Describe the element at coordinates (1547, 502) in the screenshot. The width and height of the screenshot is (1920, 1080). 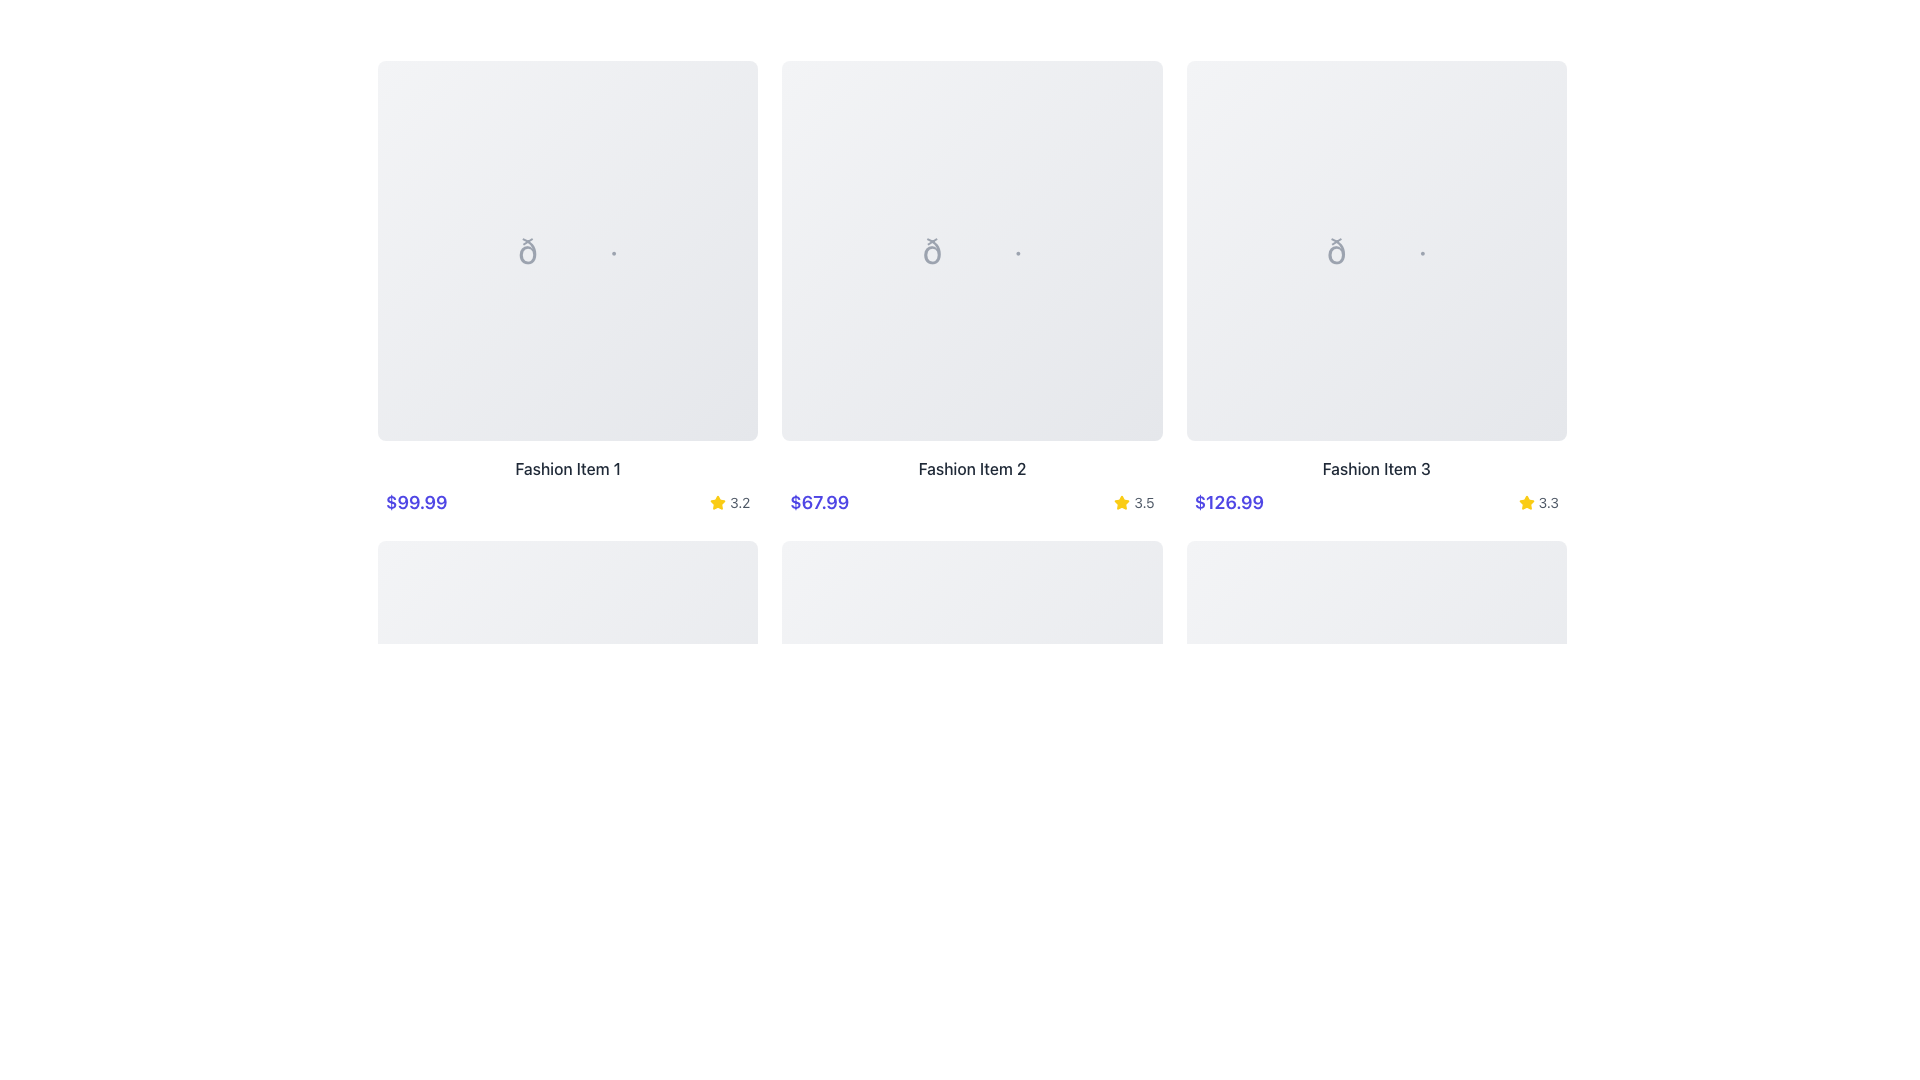
I see `the small text label displaying the numeric value '3.3' located in the rating section under 'Fashion Item 3', positioned to the right of the star-shaped icon` at that location.